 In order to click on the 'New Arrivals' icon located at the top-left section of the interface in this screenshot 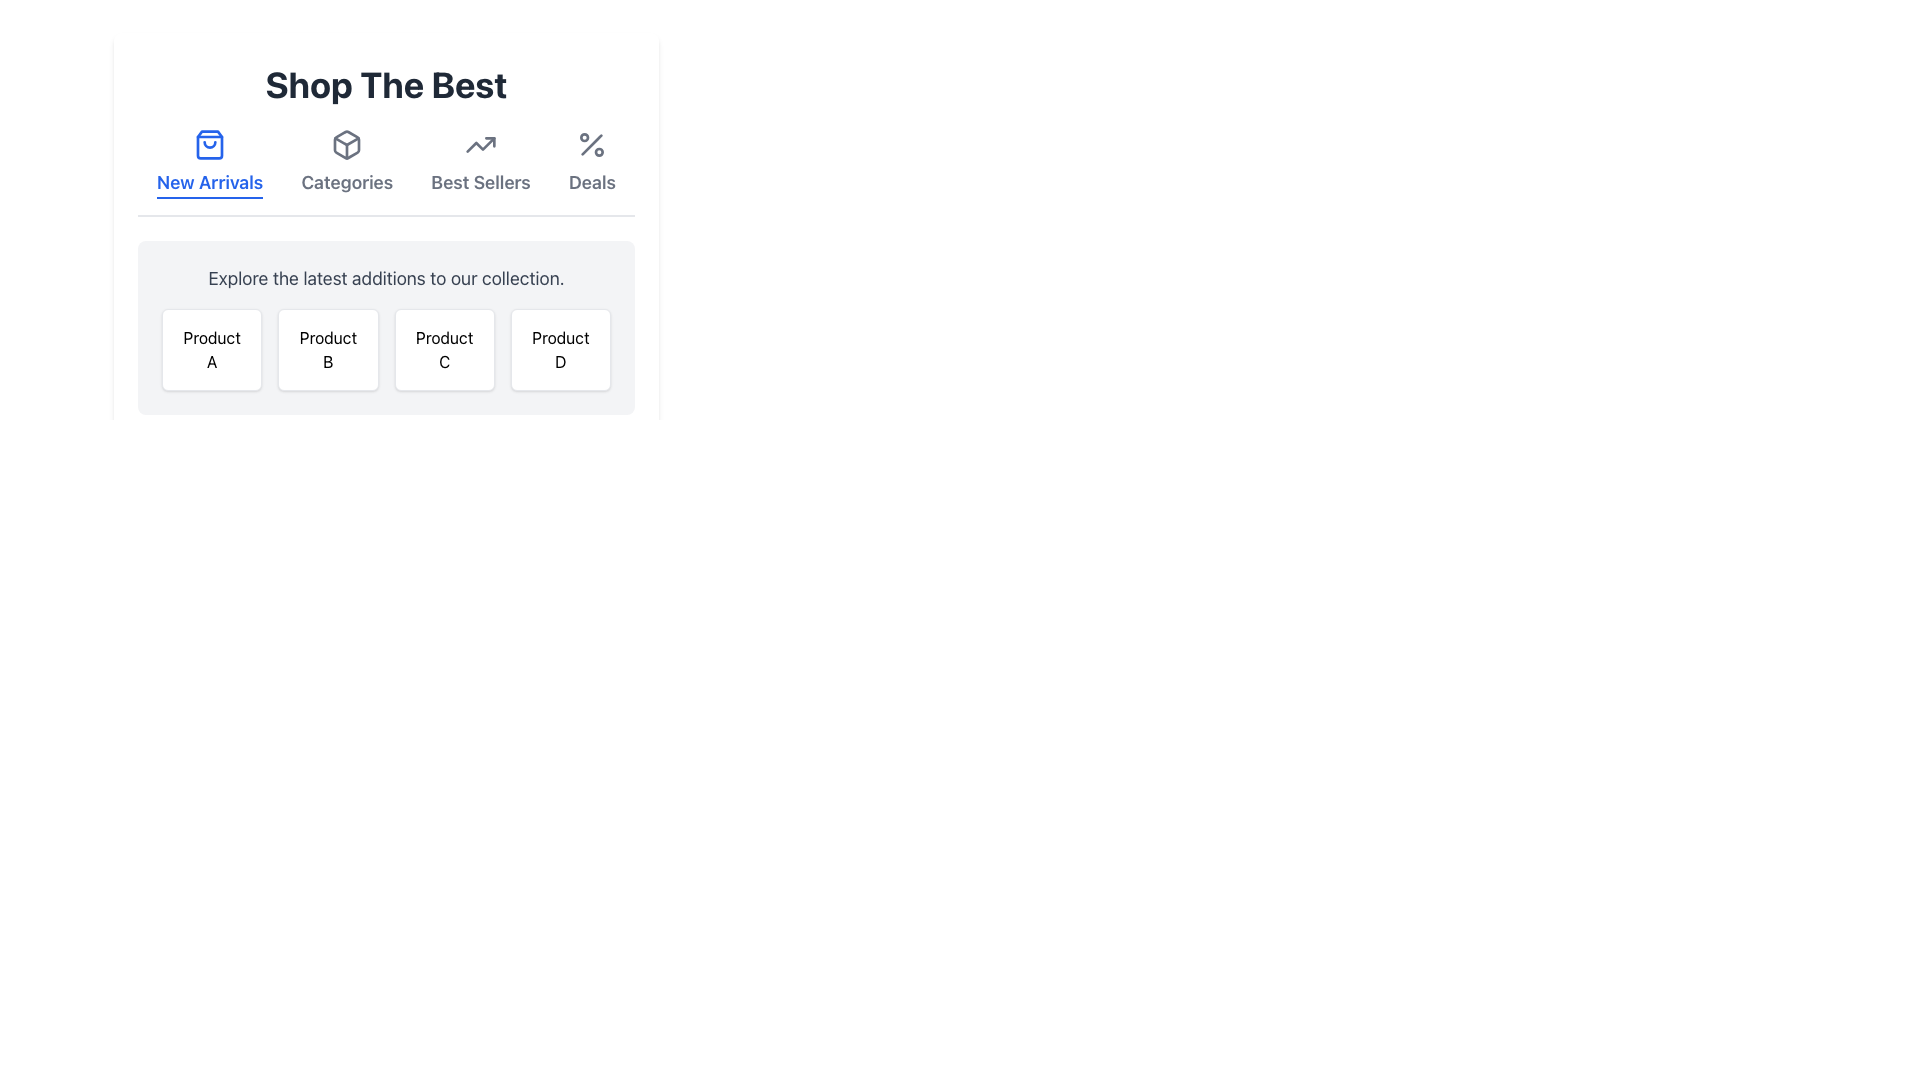, I will do `click(210, 144)`.